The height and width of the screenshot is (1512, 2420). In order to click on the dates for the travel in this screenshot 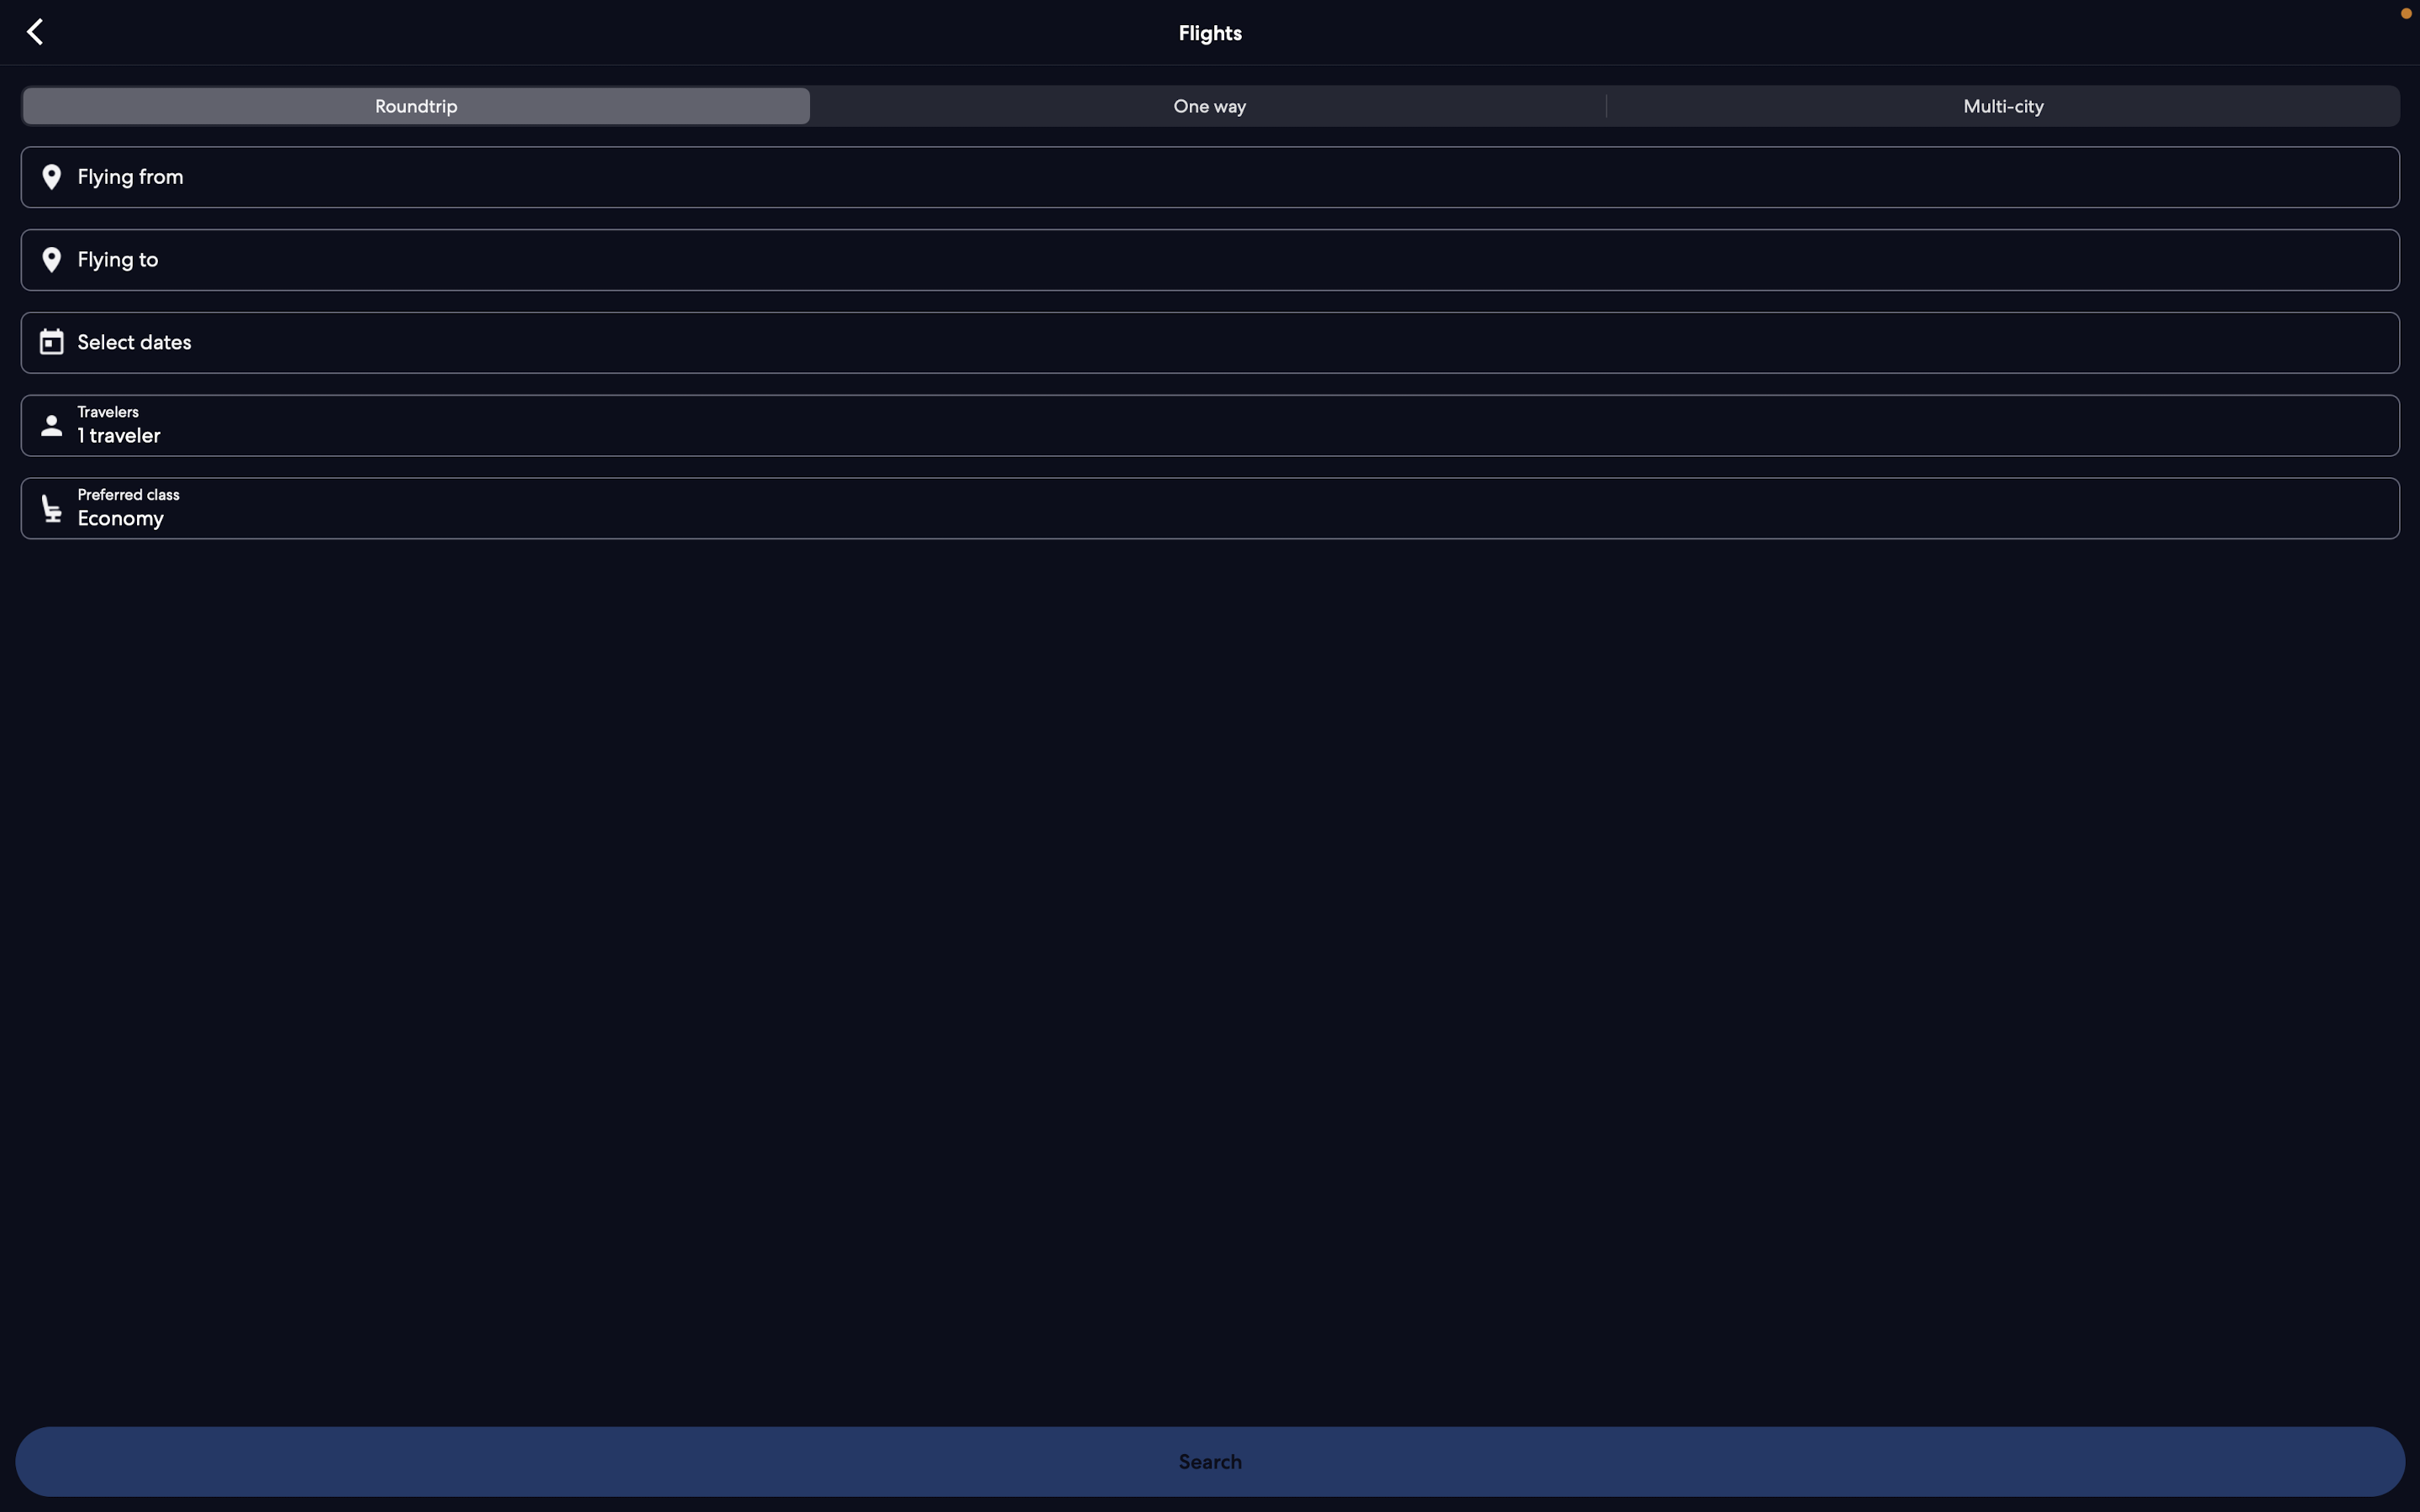, I will do `click(1217, 339)`.